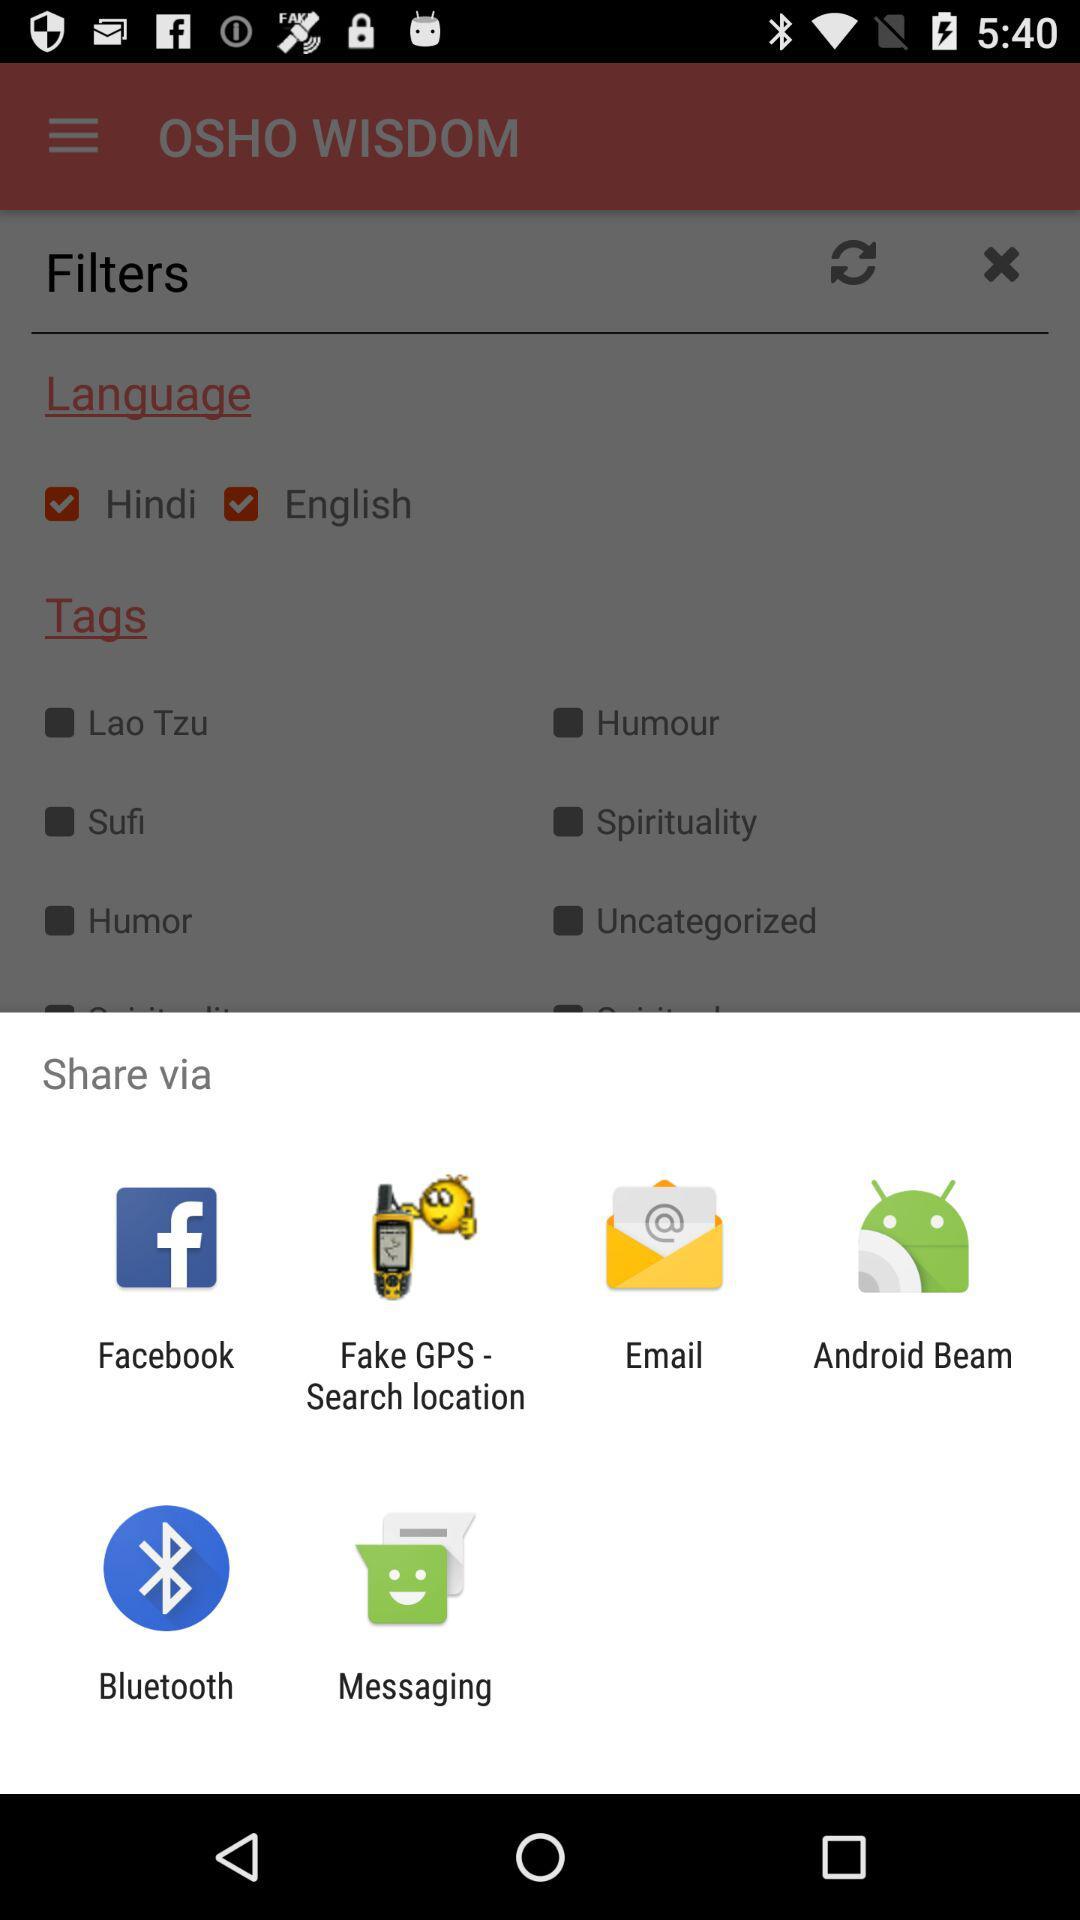  Describe the element at coordinates (414, 1705) in the screenshot. I see `item next to the bluetooth app` at that location.